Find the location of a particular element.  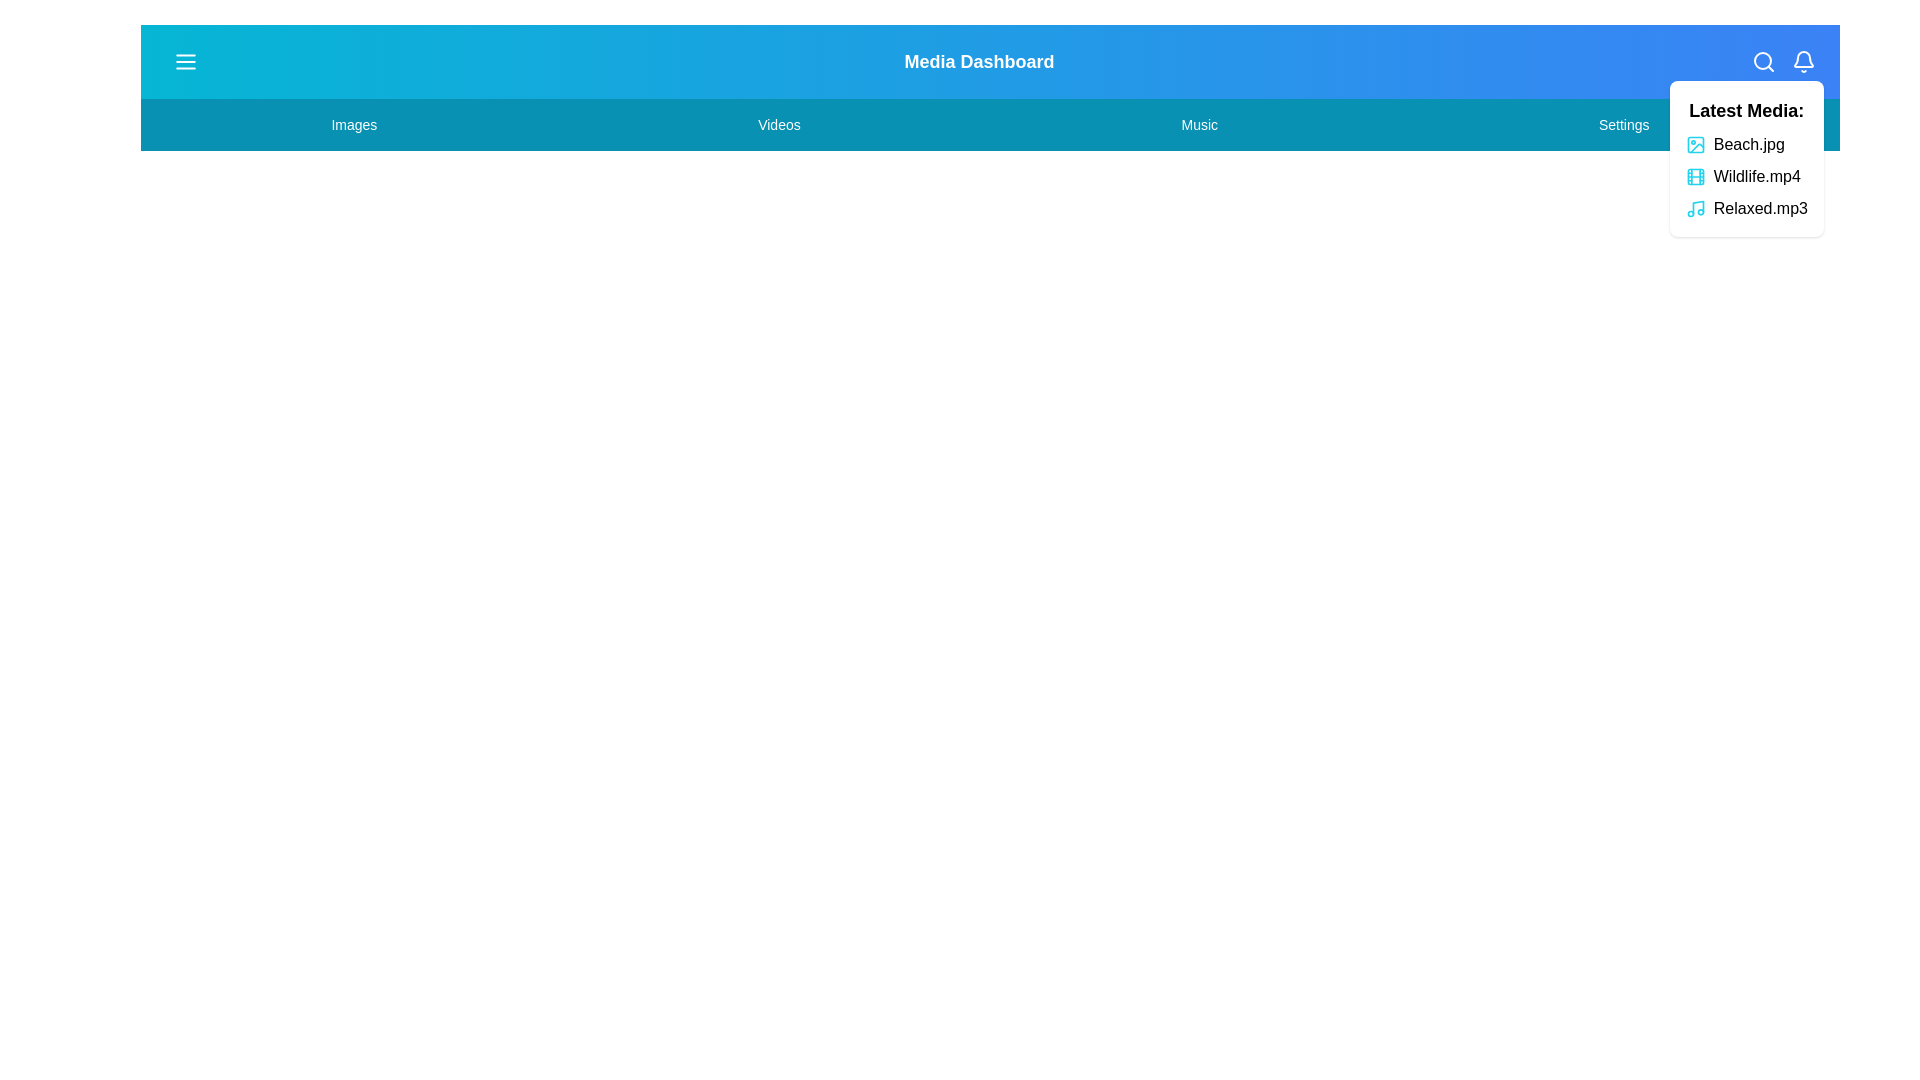

the specified icon: menu is located at coordinates (186, 60).